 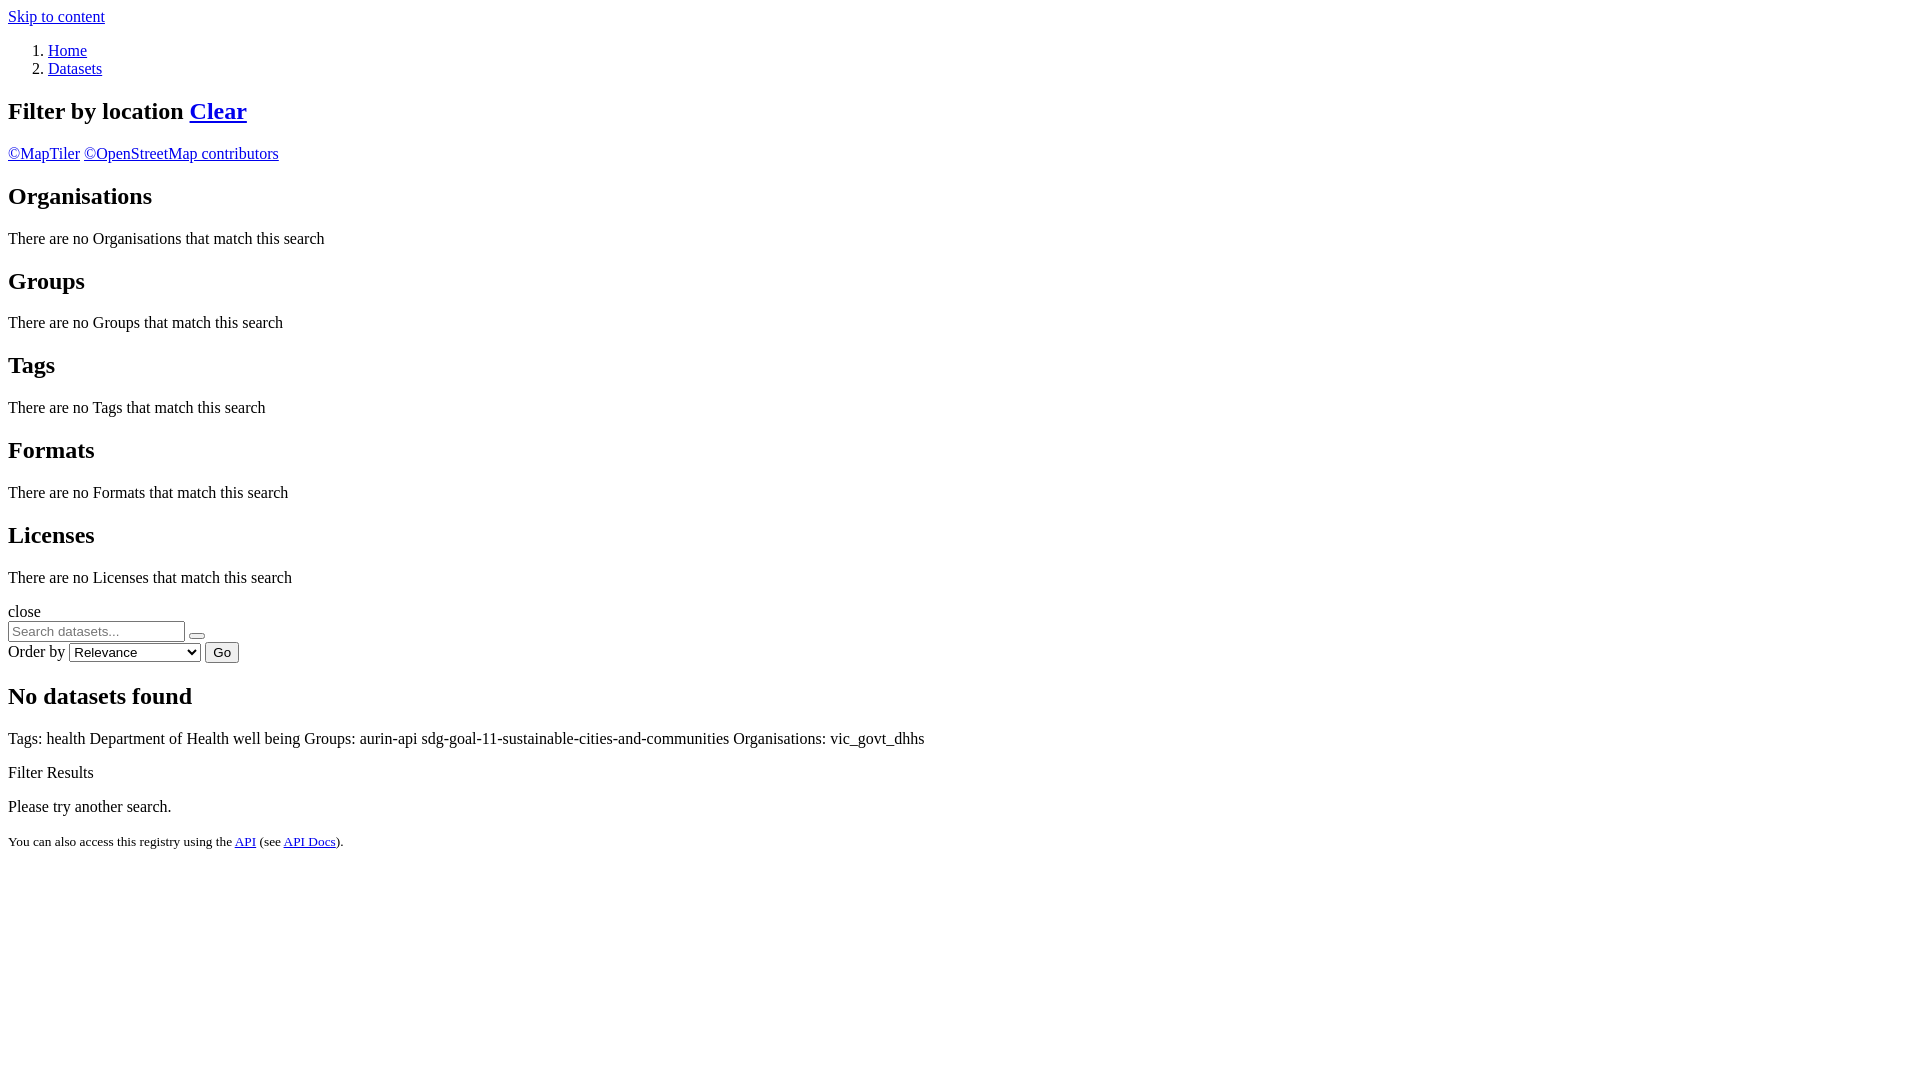 What do you see at coordinates (218, 111) in the screenshot?
I see `'Clear'` at bounding box center [218, 111].